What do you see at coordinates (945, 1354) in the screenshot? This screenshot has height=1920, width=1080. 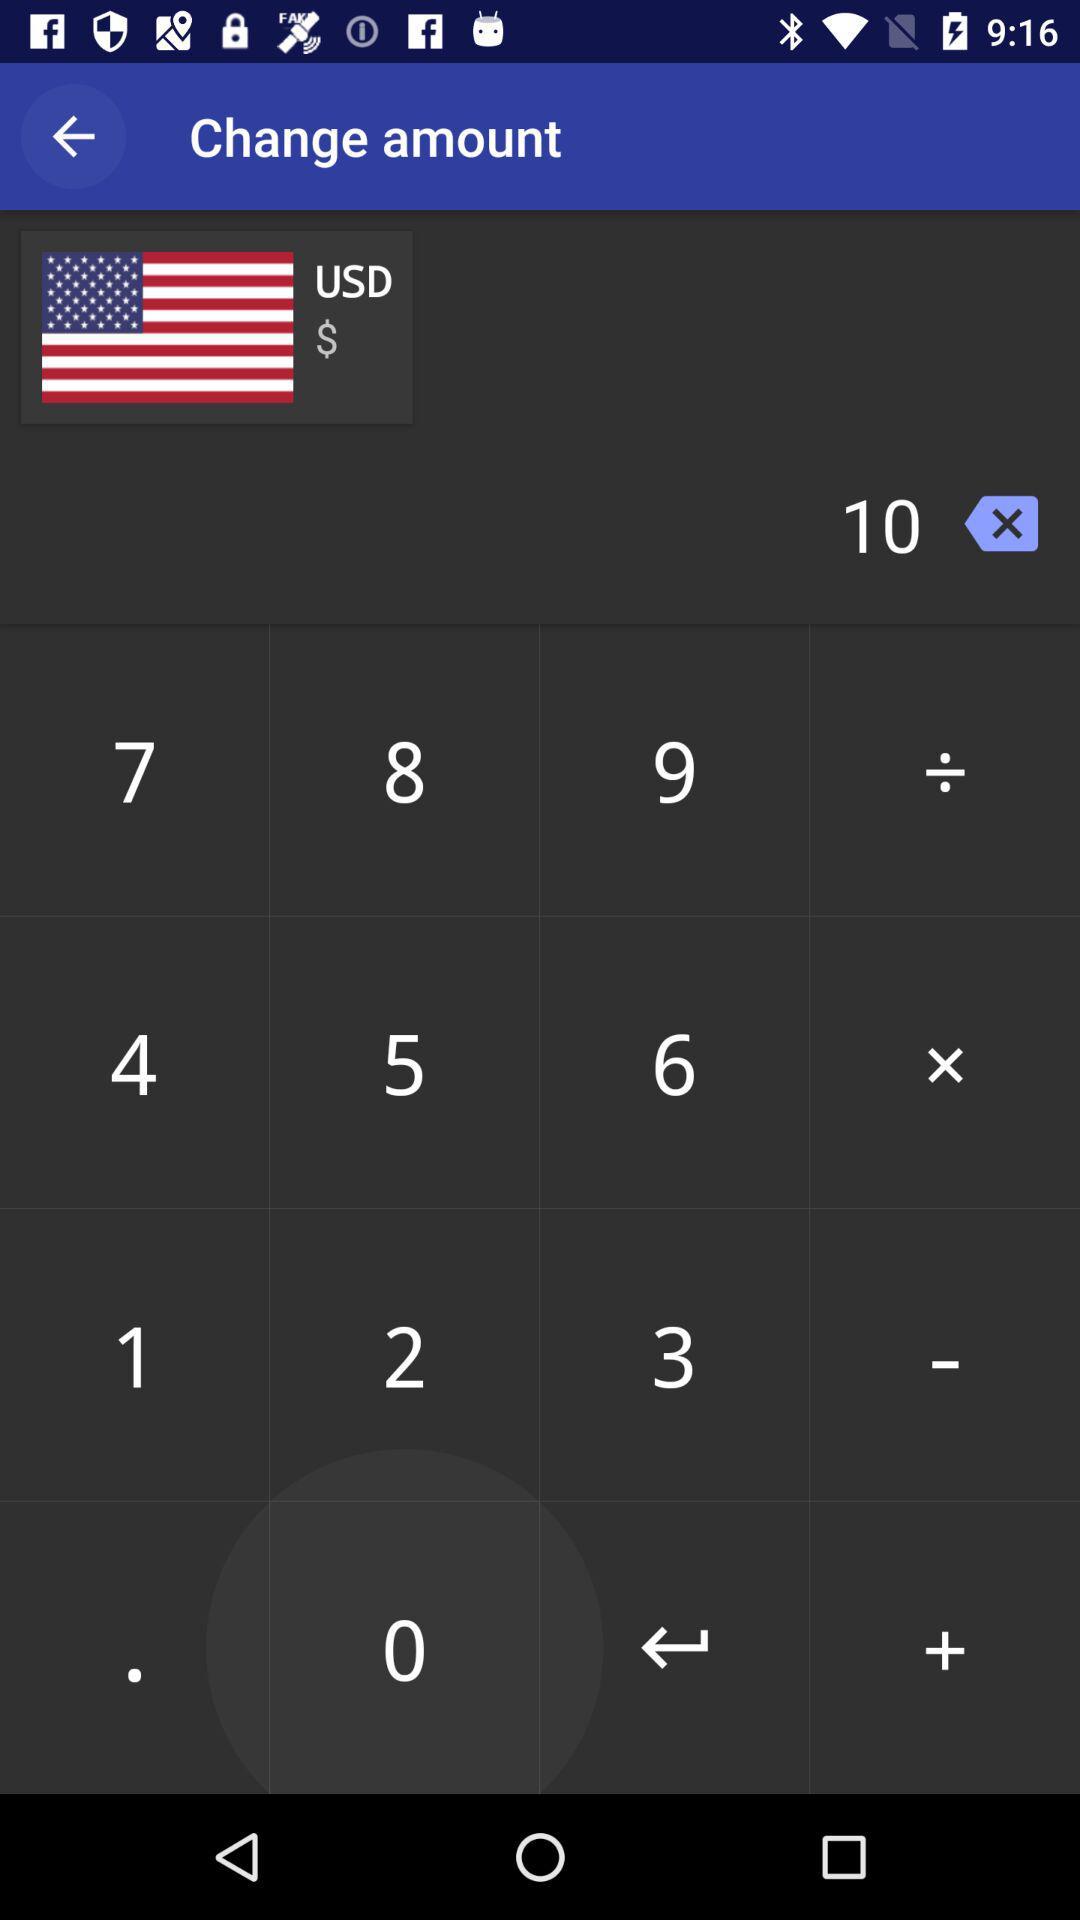 I see `the icon below 6 item` at bounding box center [945, 1354].